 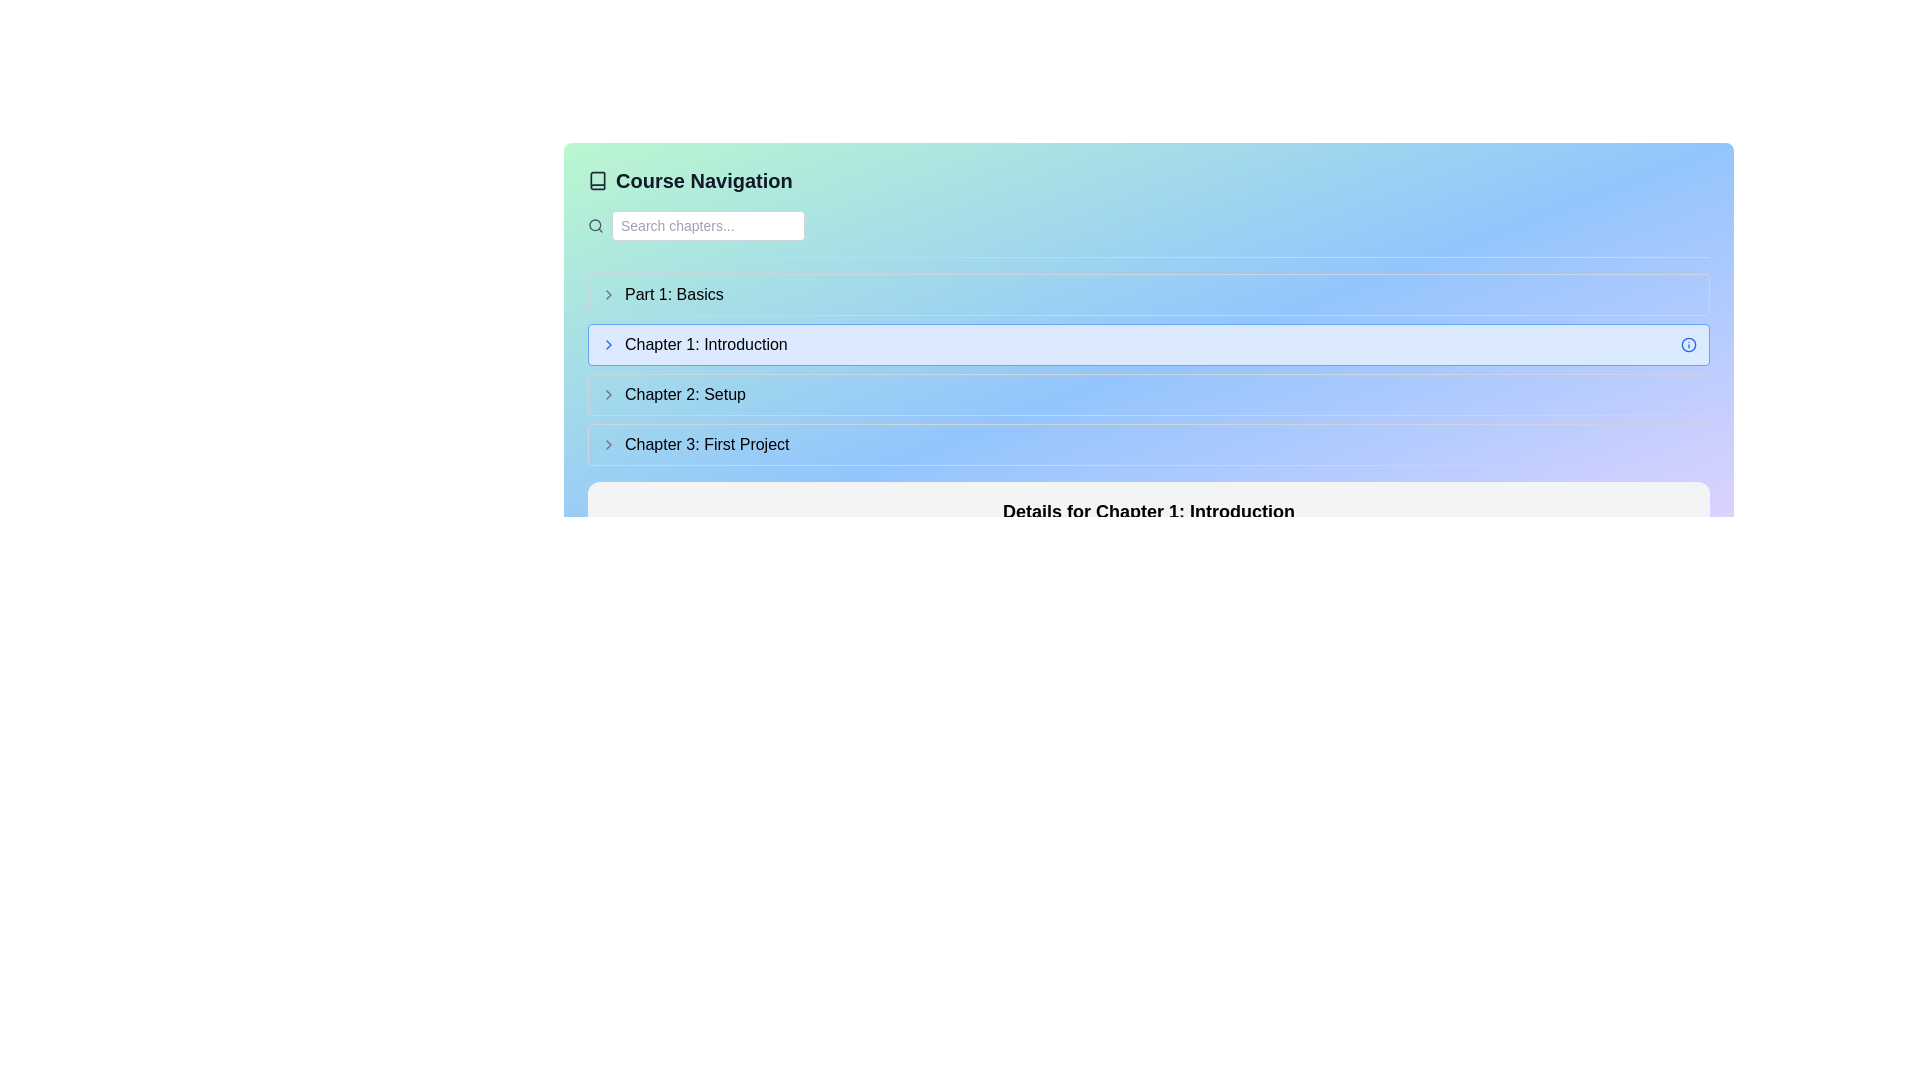 I want to click on the Collapsible header item labeled 'Part 1: Basics' which contains a chevron icon and is positioned directly below the search bar, so click(x=662, y=294).